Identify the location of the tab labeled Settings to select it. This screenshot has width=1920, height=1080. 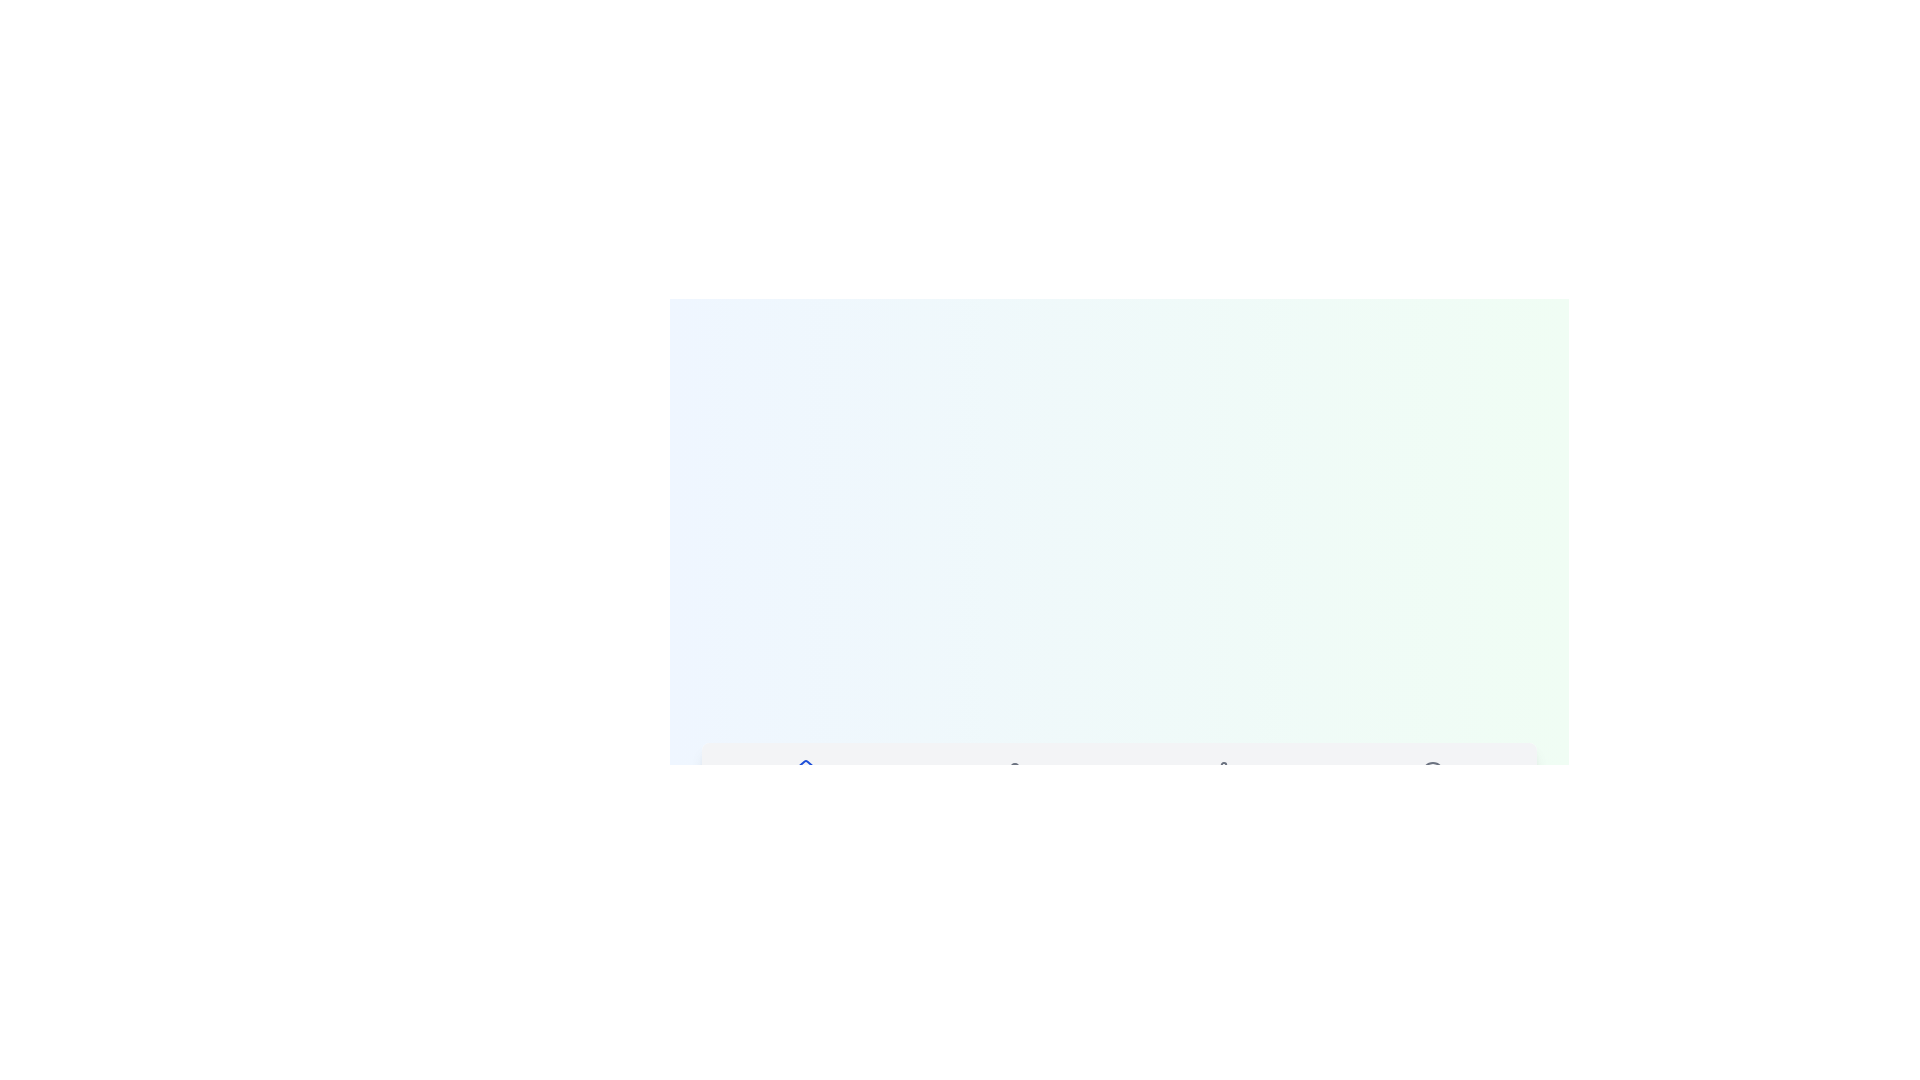
(1222, 783).